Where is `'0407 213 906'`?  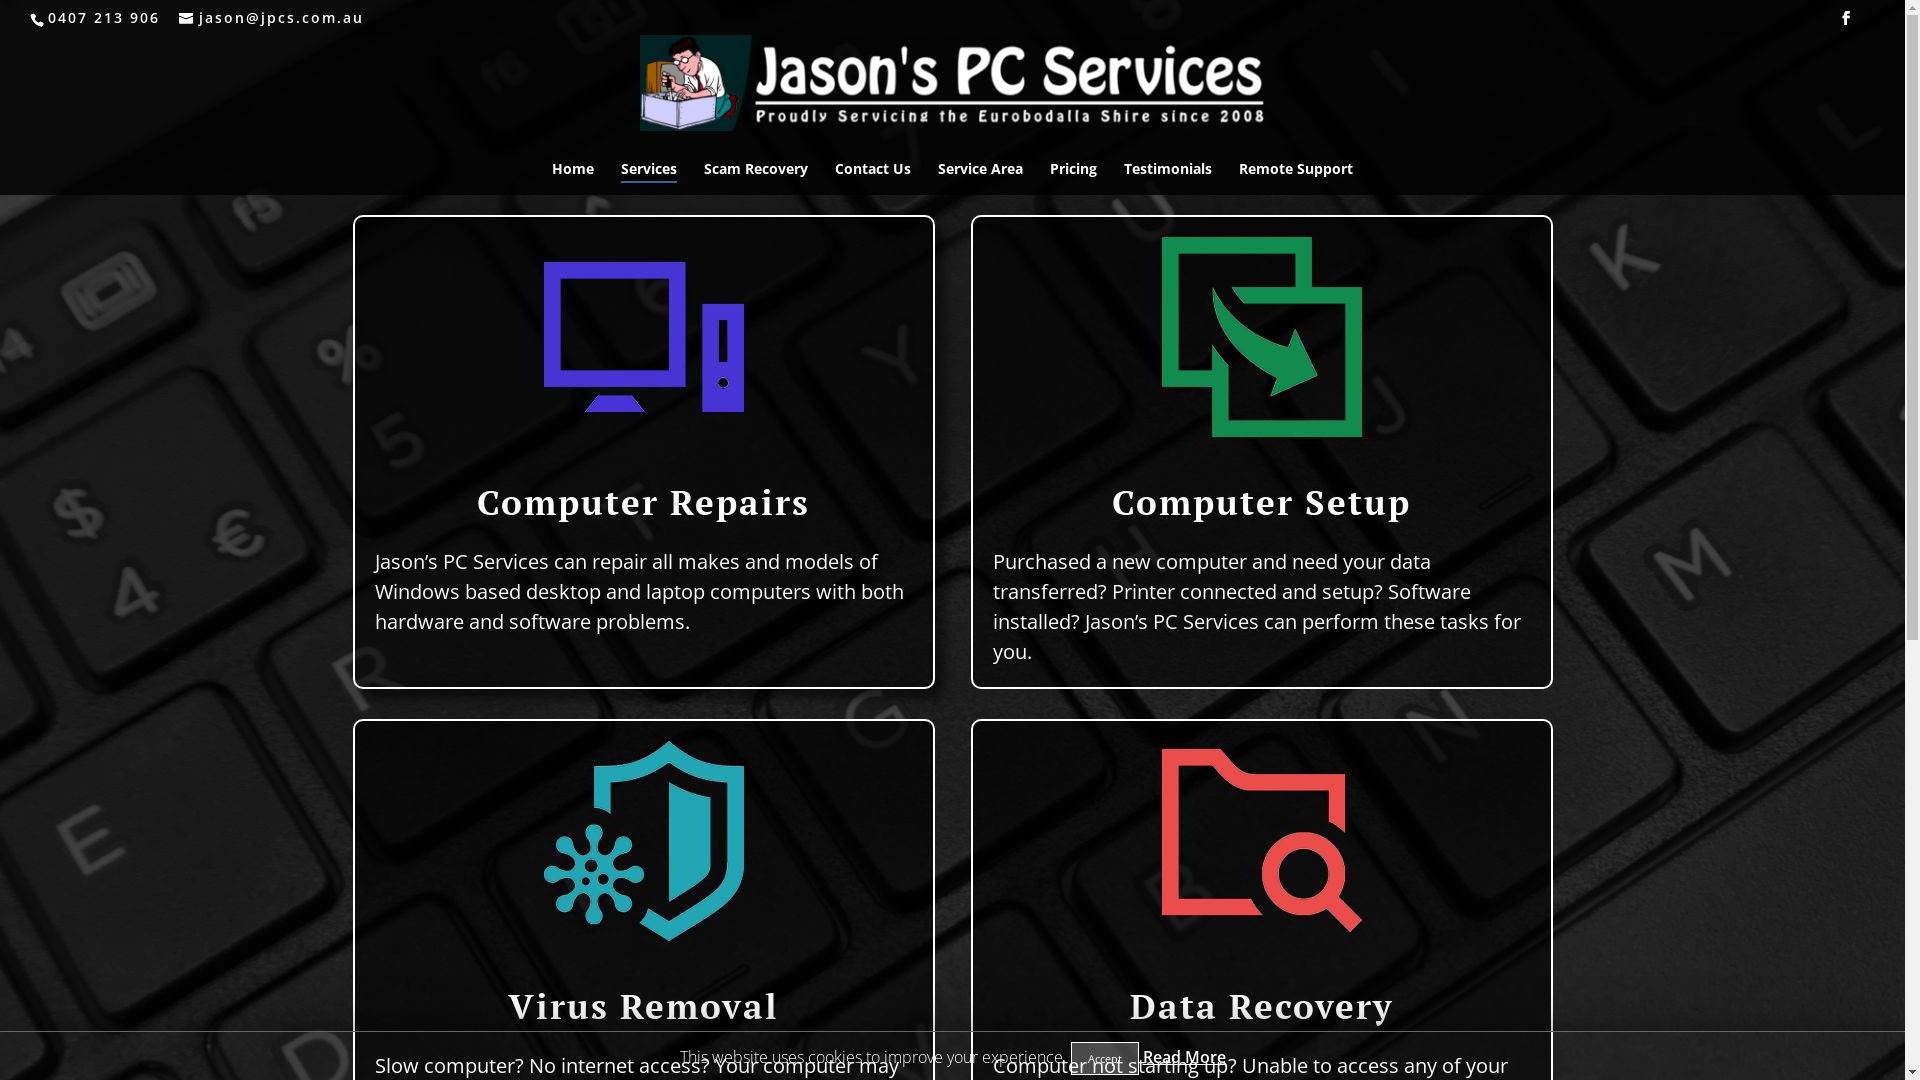 '0407 213 906' is located at coordinates (100, 17).